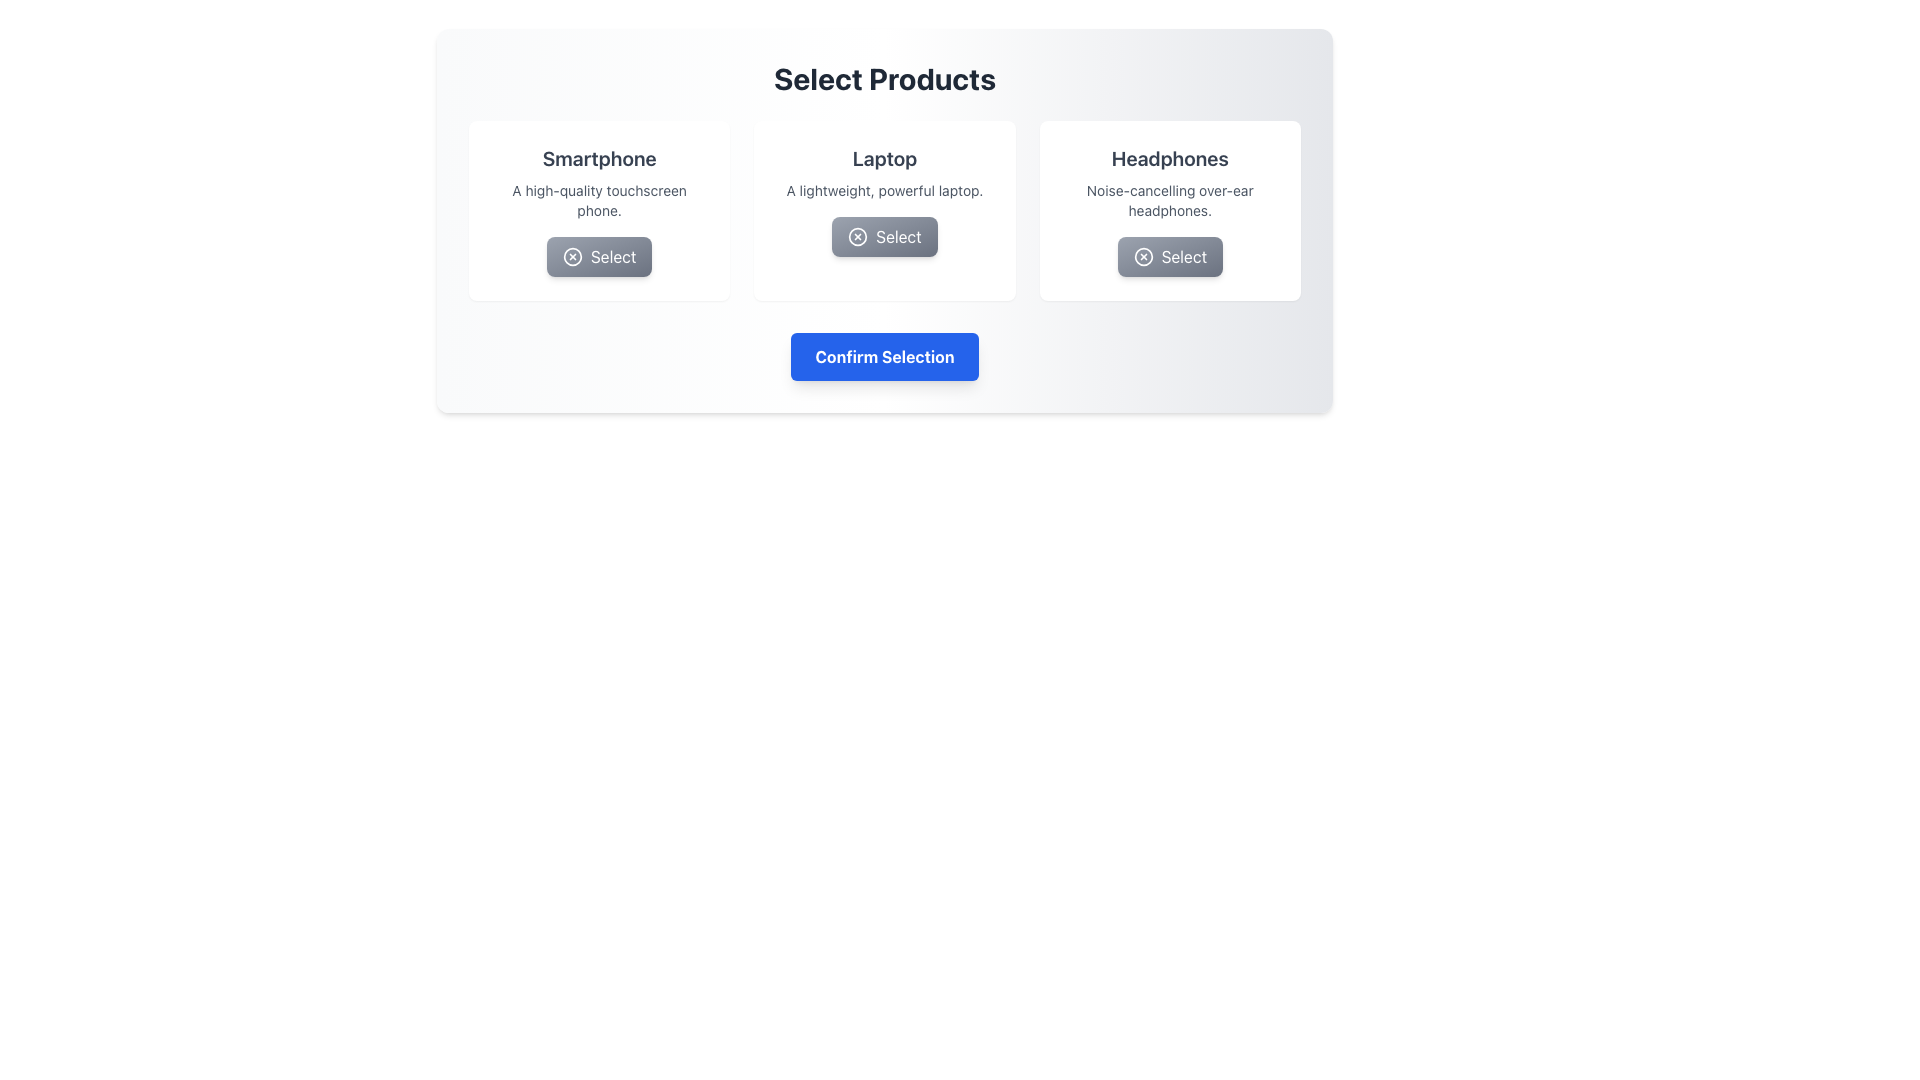 The height and width of the screenshot is (1080, 1920). I want to click on the 'Select' button with a gray cross-circle icon located in the product card for 'Headphones', so click(1170, 256).